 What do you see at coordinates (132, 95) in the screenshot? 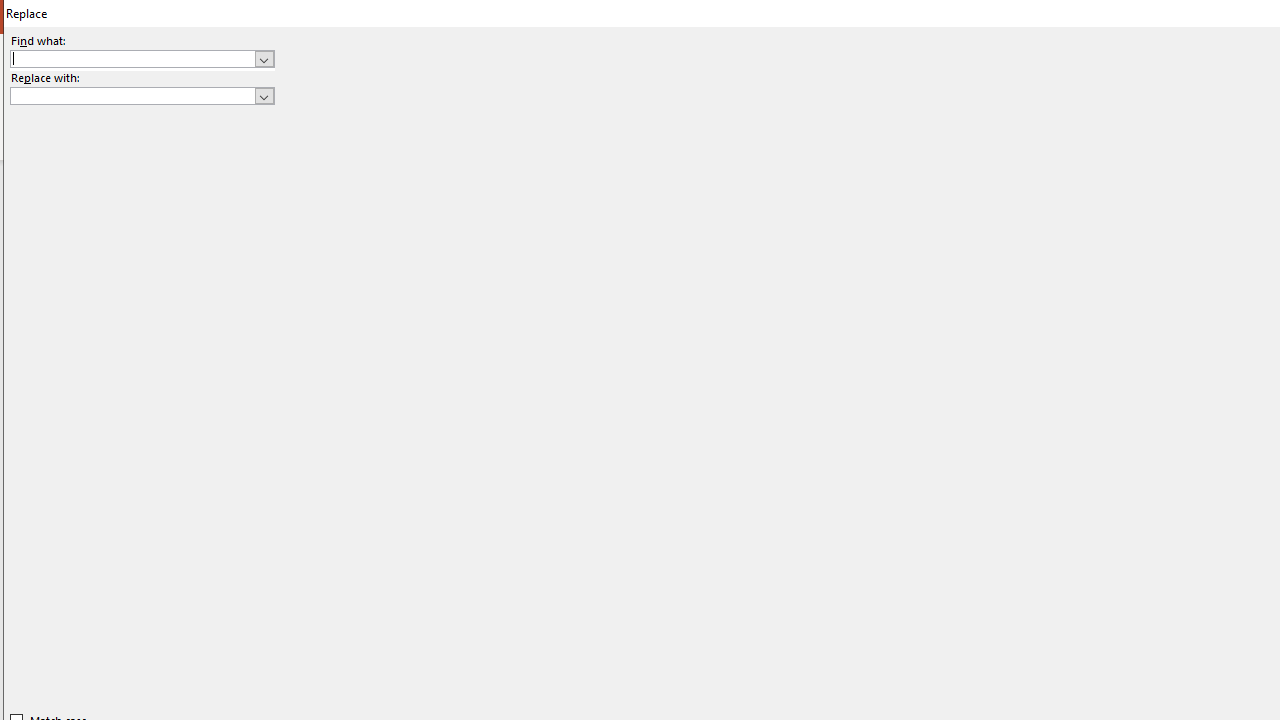
I see `'Replace with'` at bounding box center [132, 95].